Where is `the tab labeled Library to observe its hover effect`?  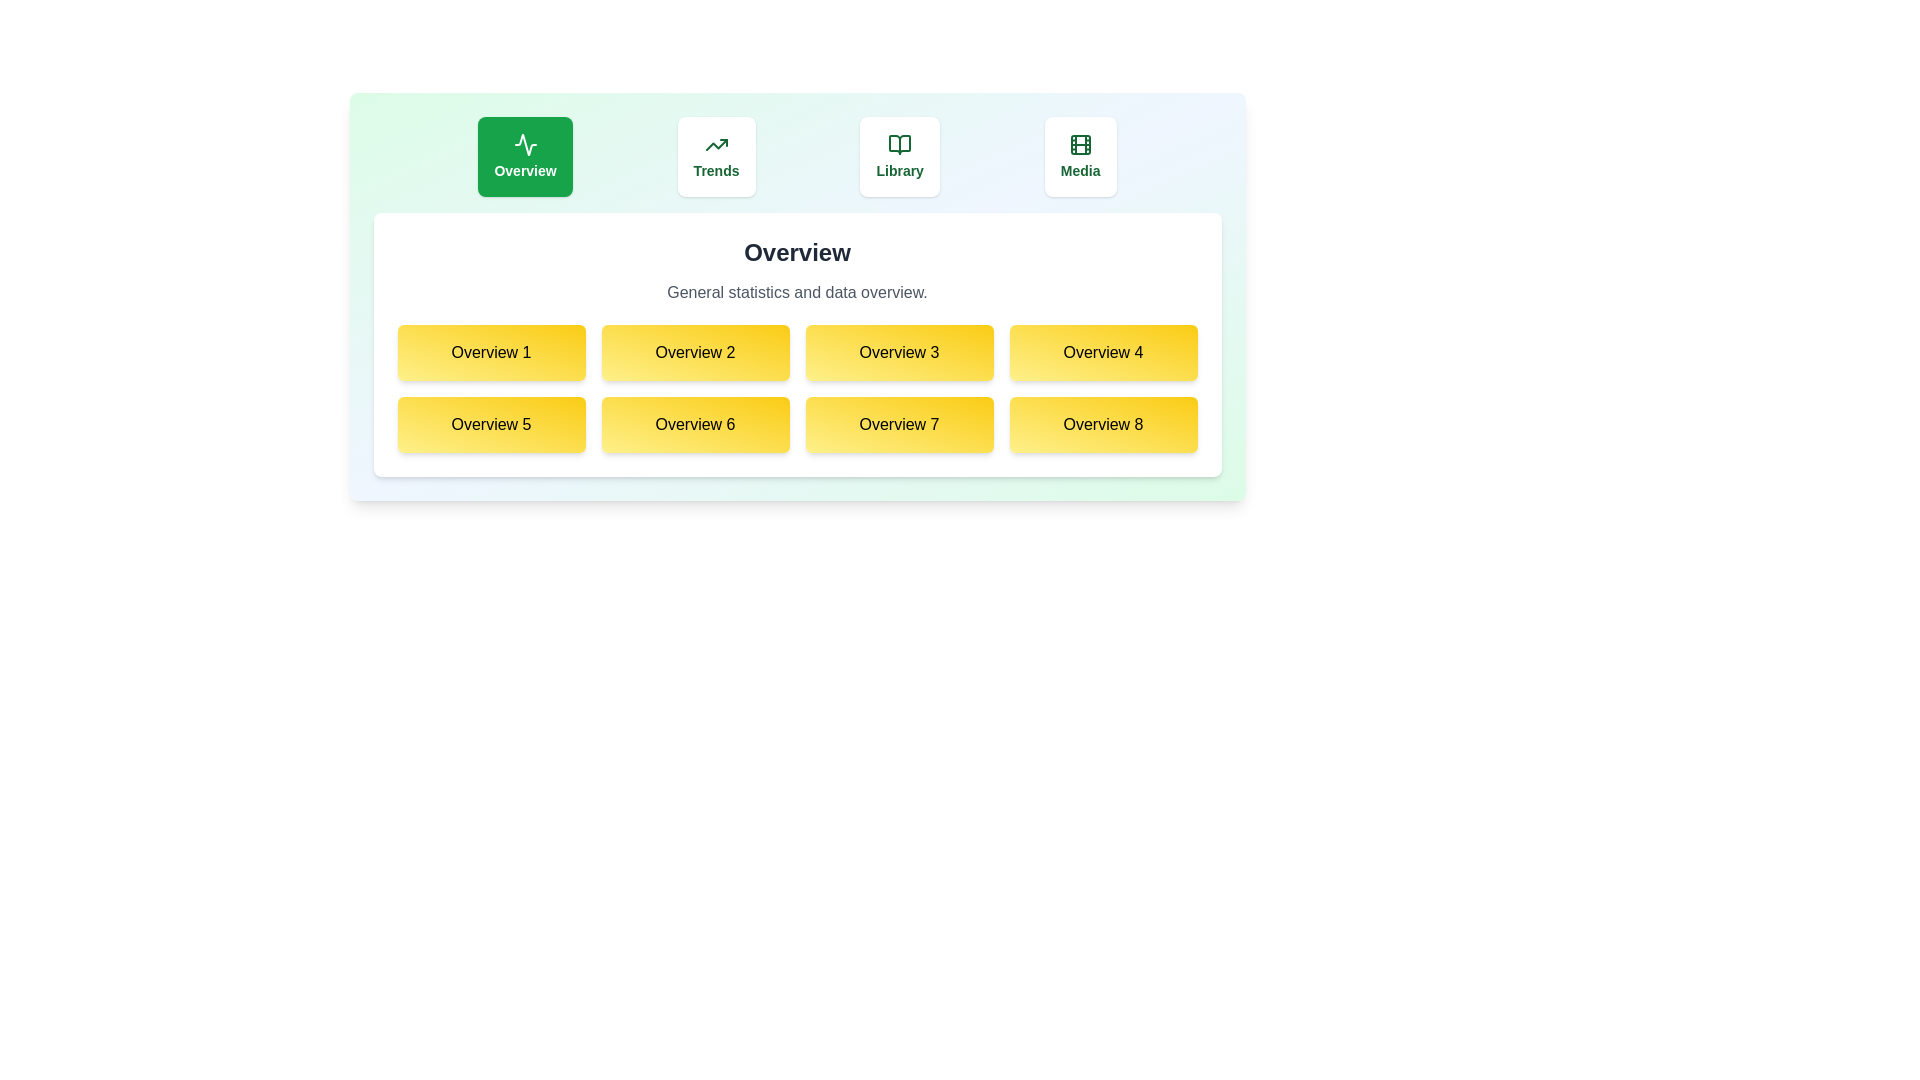 the tab labeled Library to observe its hover effect is located at coordinates (899, 156).